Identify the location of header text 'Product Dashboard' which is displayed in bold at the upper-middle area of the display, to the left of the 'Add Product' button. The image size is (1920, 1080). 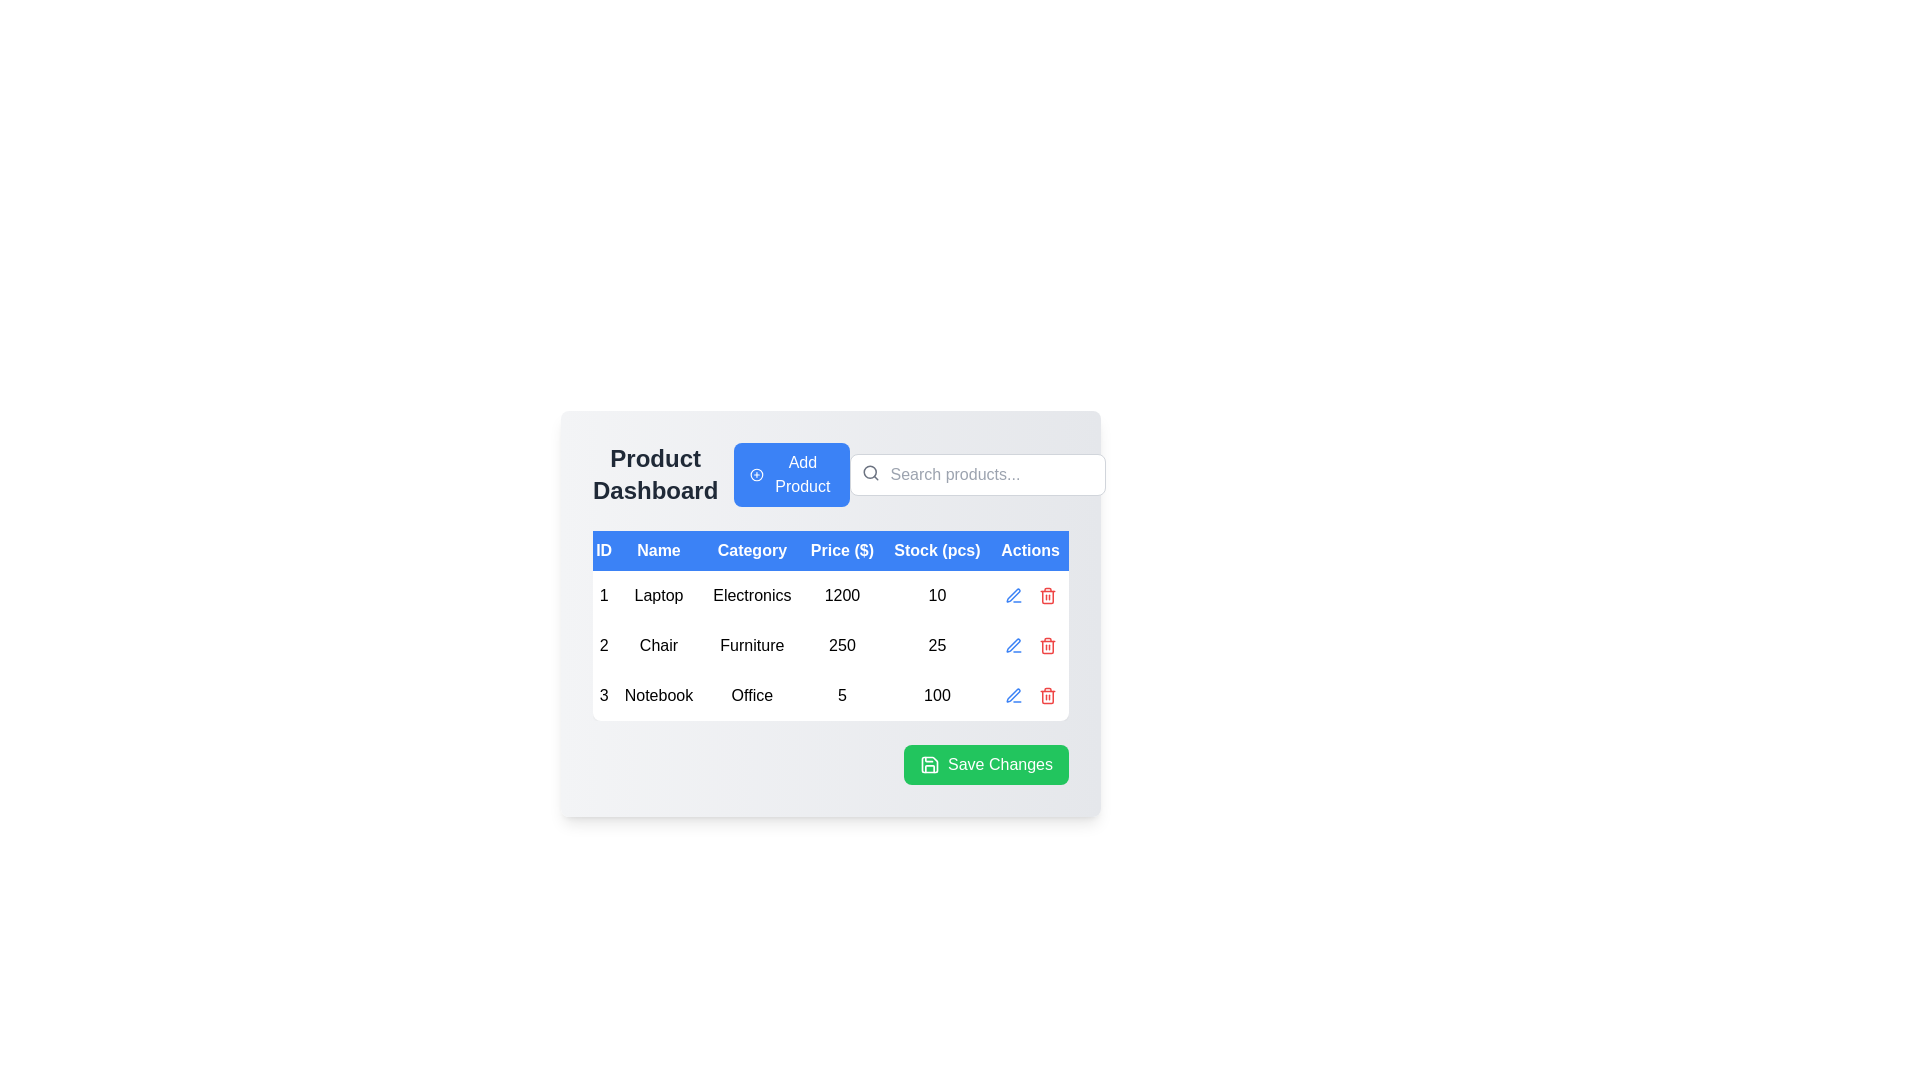
(720, 474).